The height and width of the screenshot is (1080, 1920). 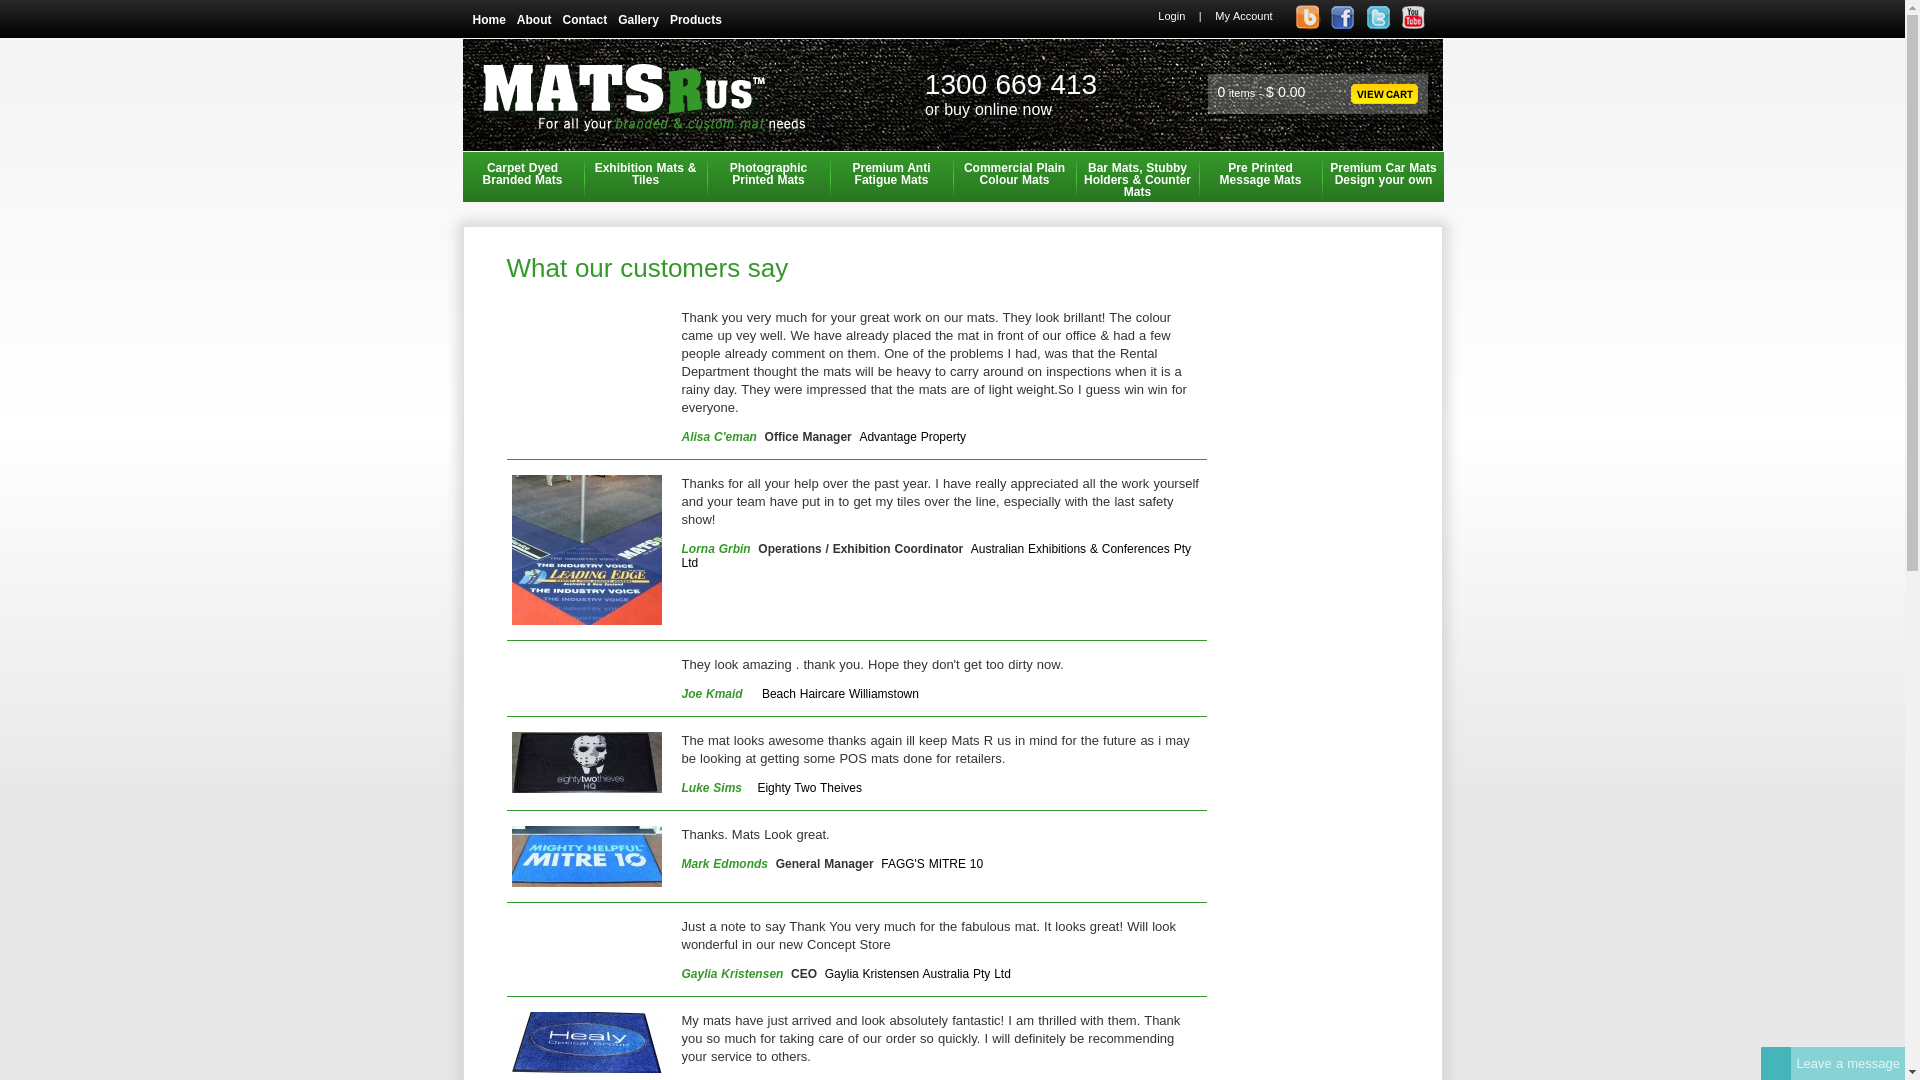 I want to click on 'Exhibition Mats & Tiles', so click(x=646, y=176).